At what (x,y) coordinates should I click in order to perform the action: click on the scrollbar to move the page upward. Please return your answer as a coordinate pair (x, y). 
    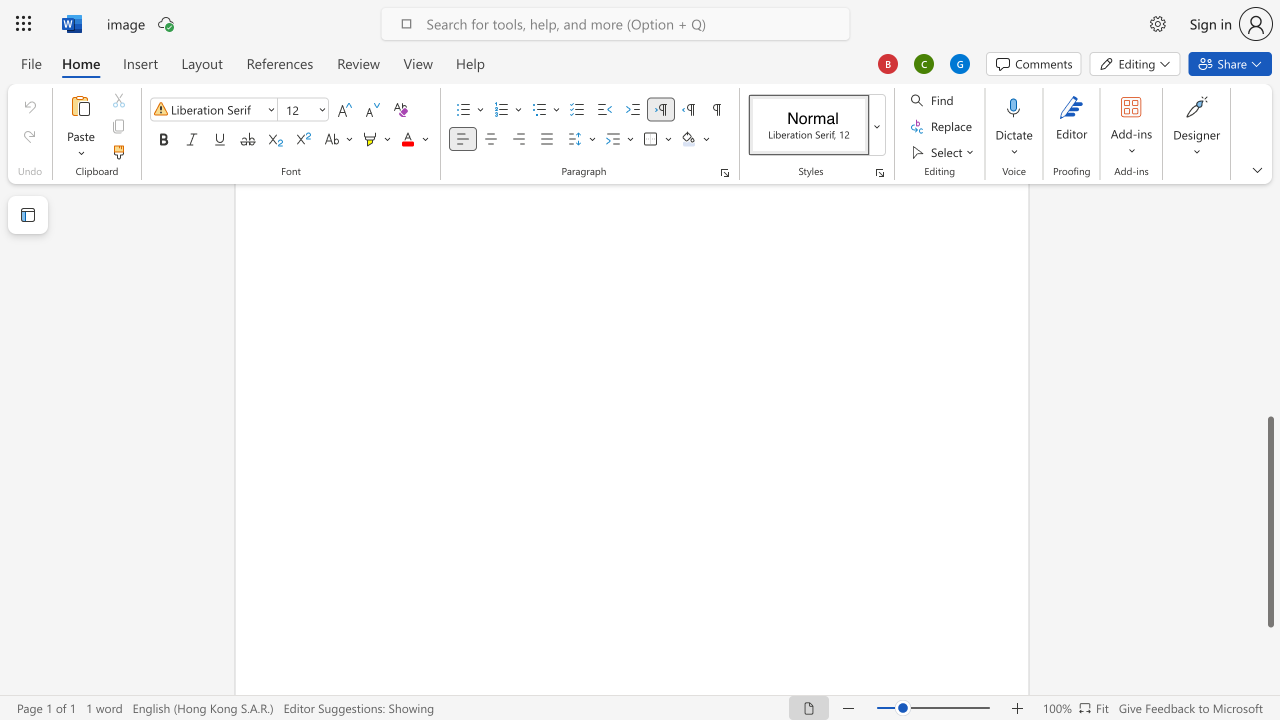
    Looking at the image, I should click on (1269, 370).